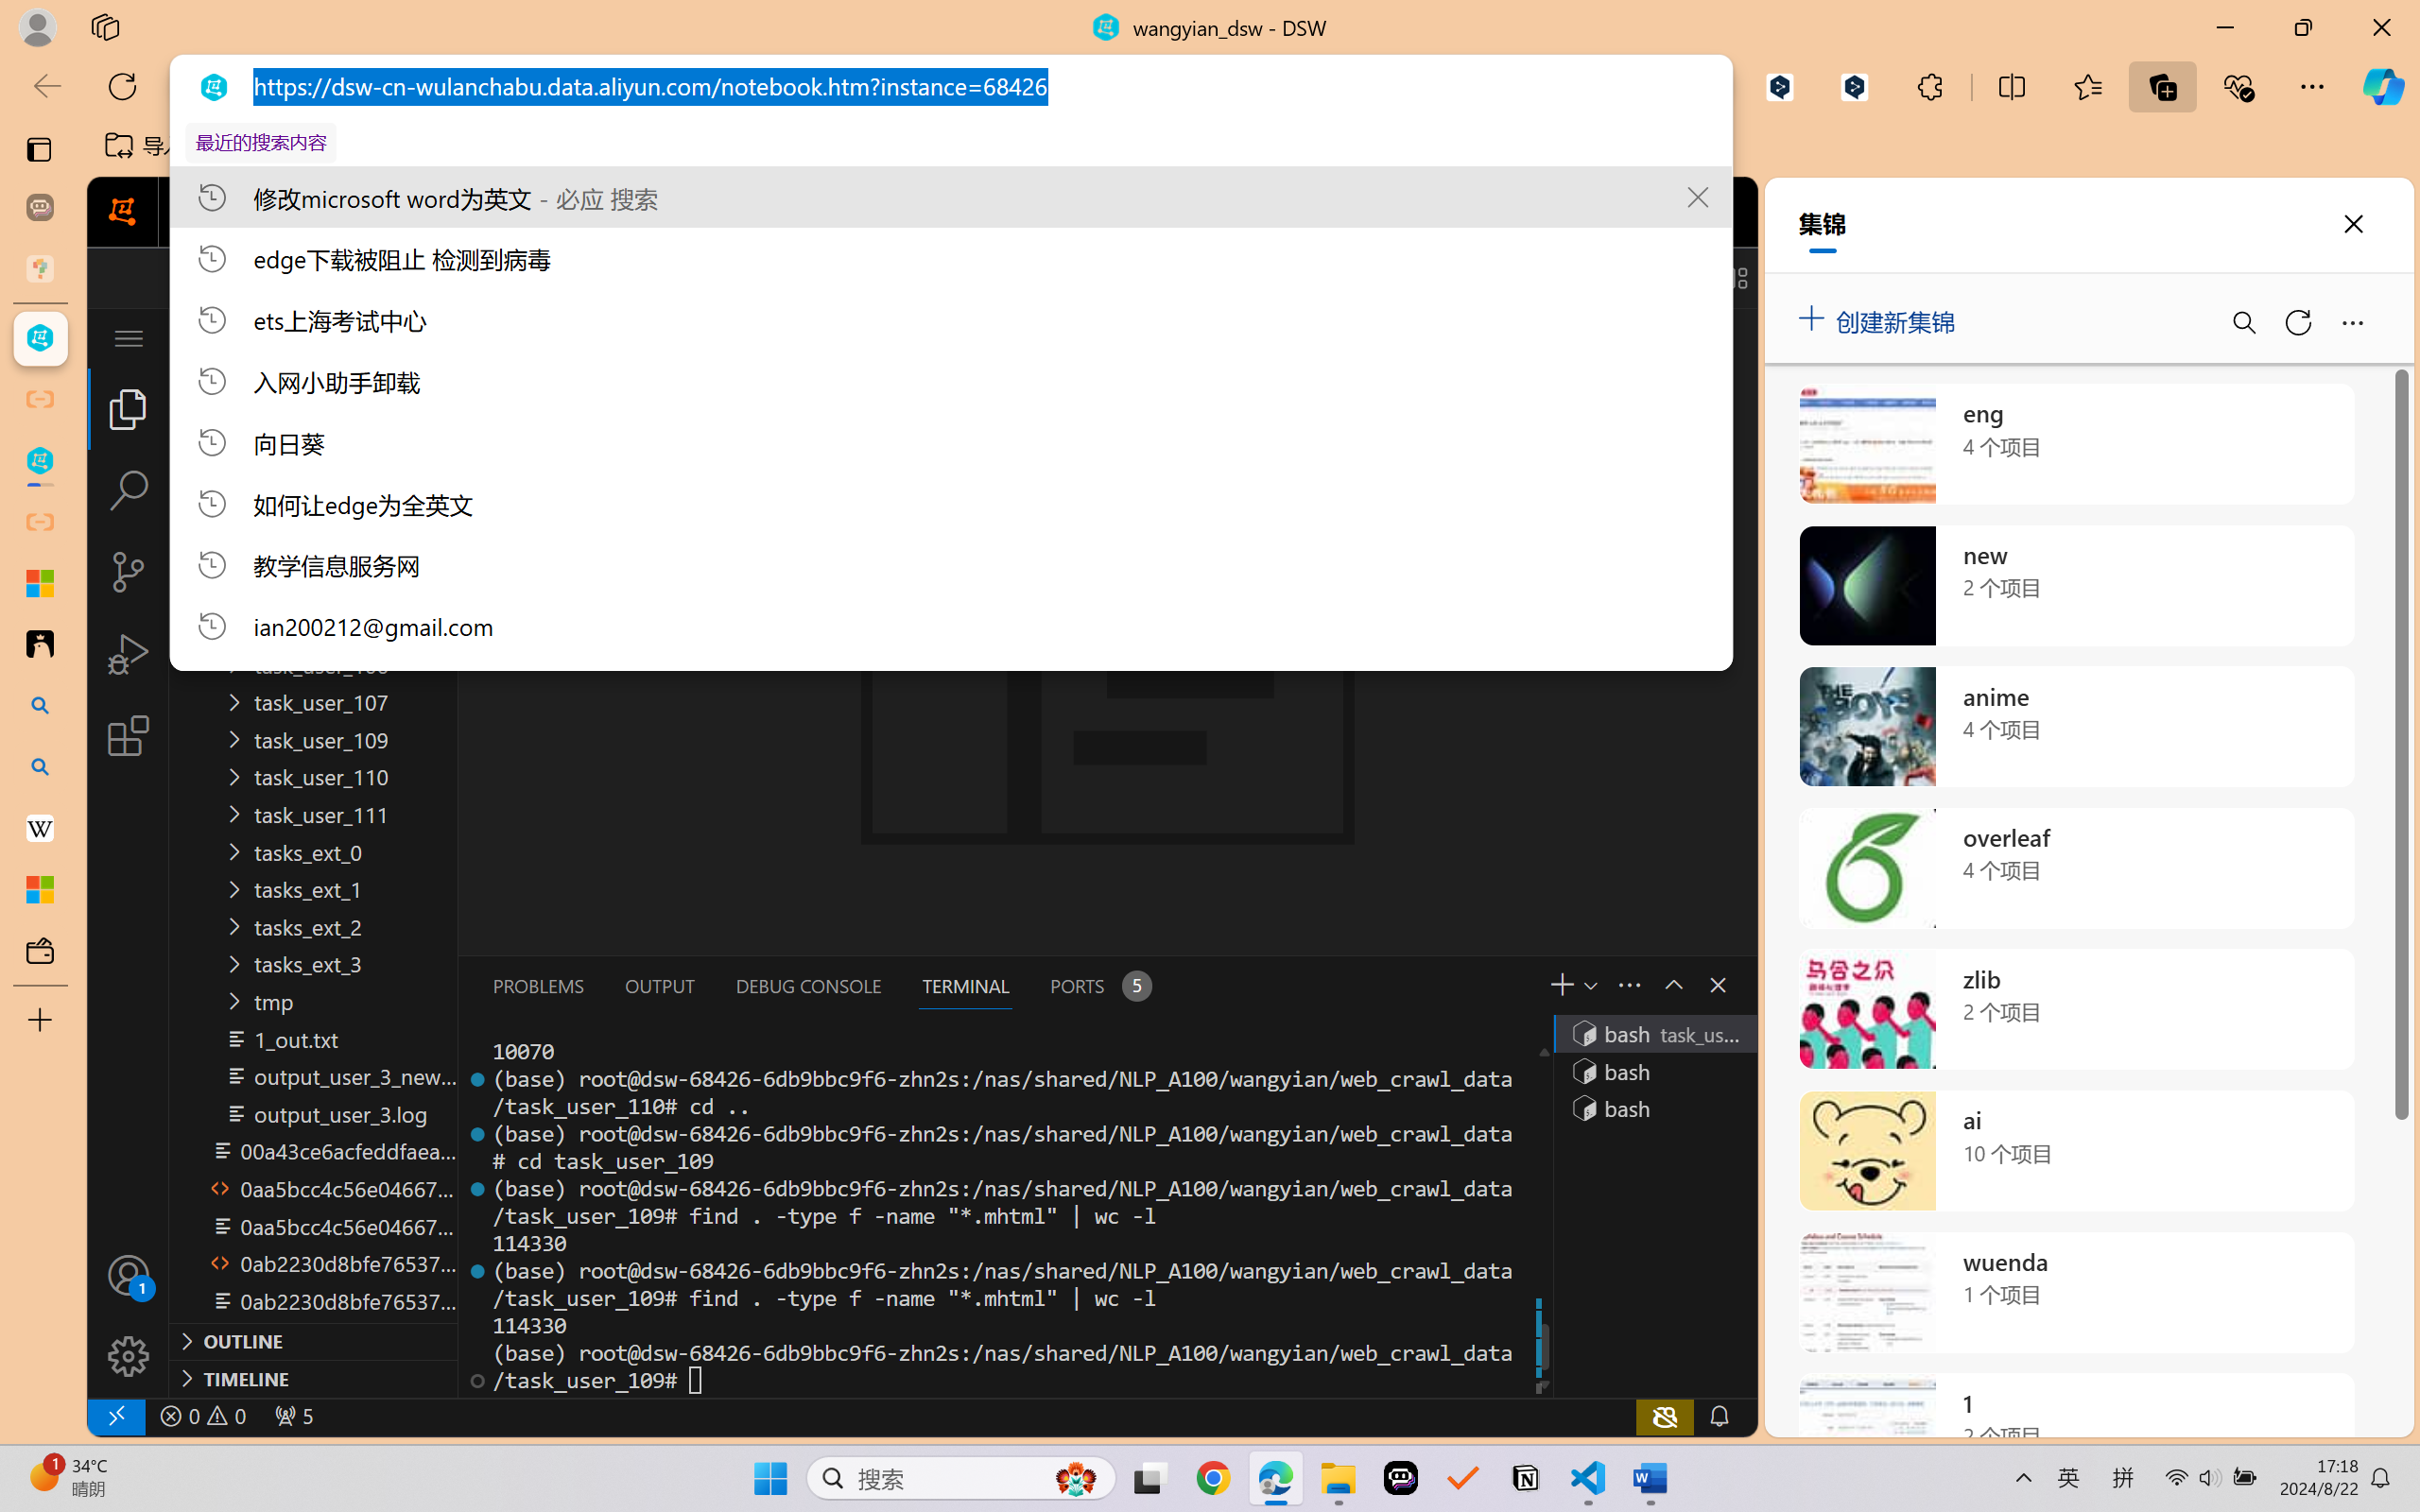  Describe the element at coordinates (127, 490) in the screenshot. I see `'Search (Ctrl+Shift+F)'` at that location.